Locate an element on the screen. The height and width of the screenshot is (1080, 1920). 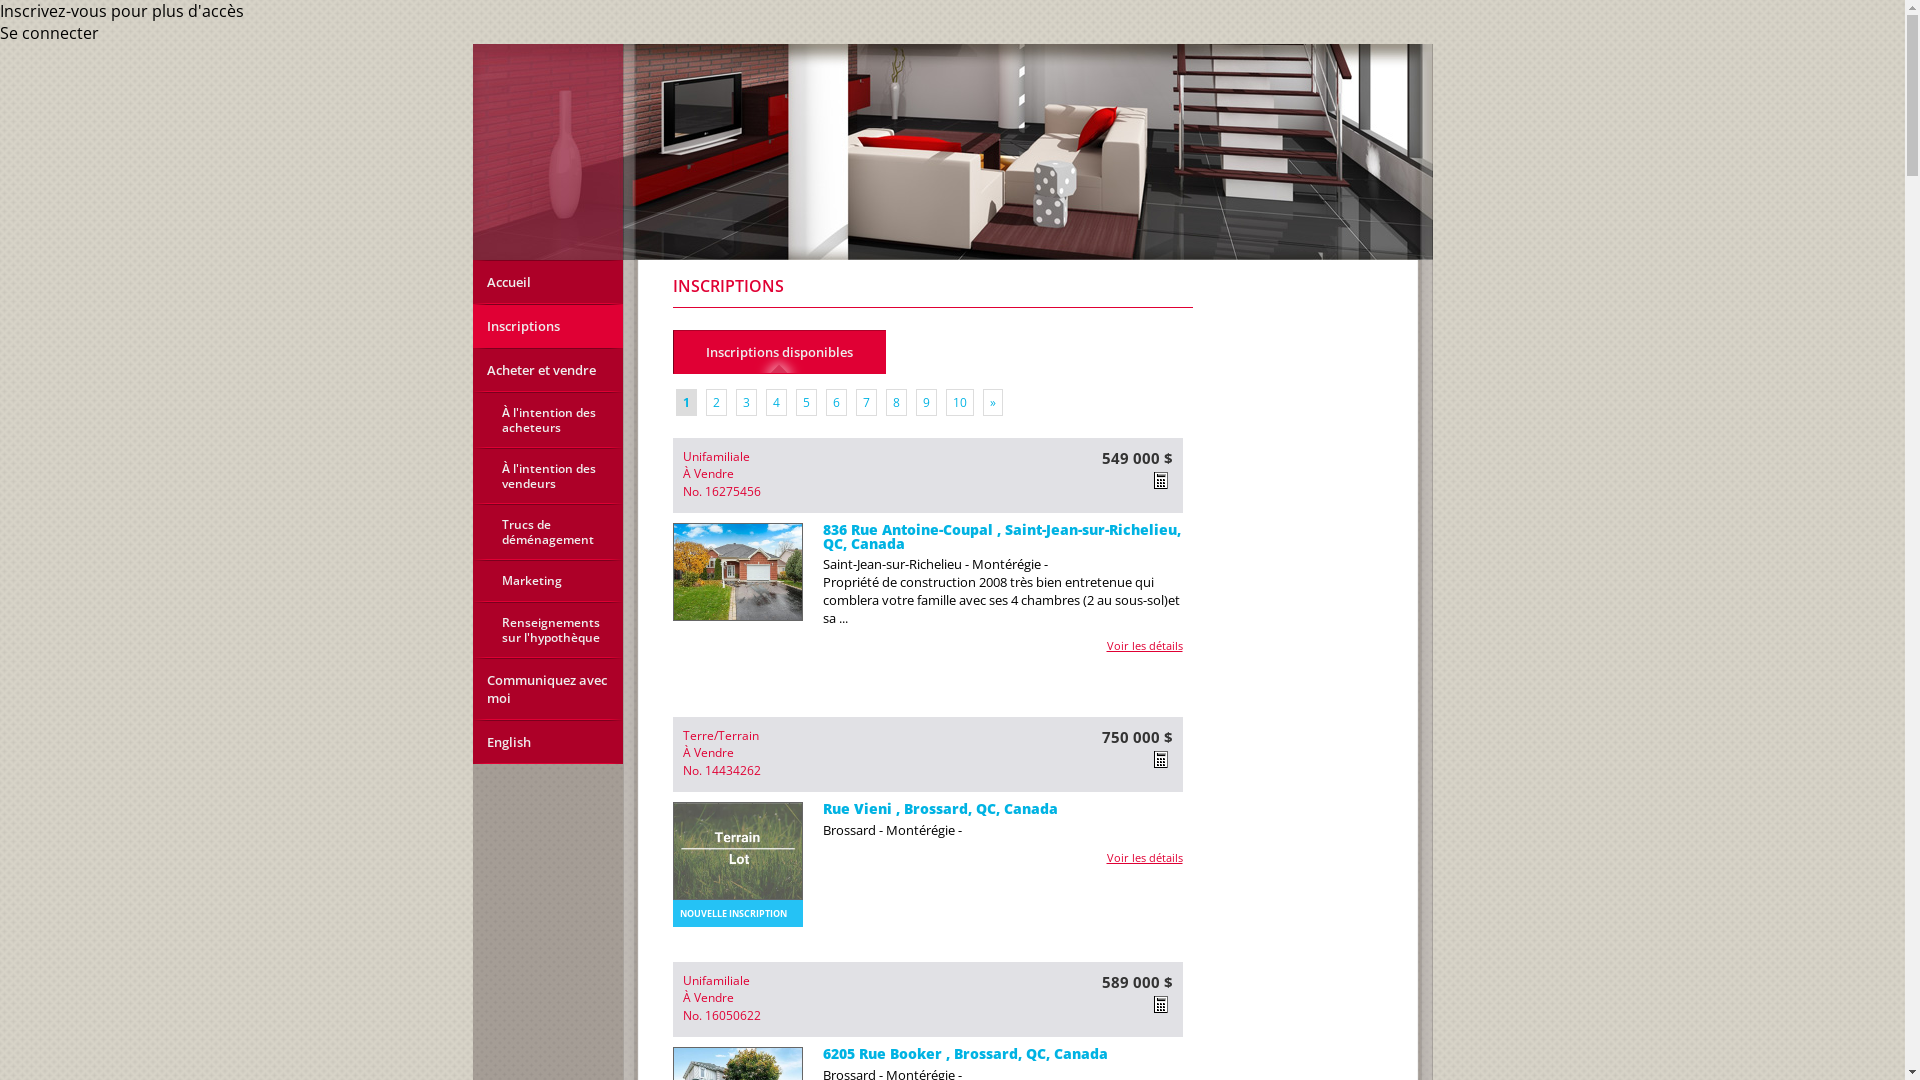
'8' is located at coordinates (885, 402).